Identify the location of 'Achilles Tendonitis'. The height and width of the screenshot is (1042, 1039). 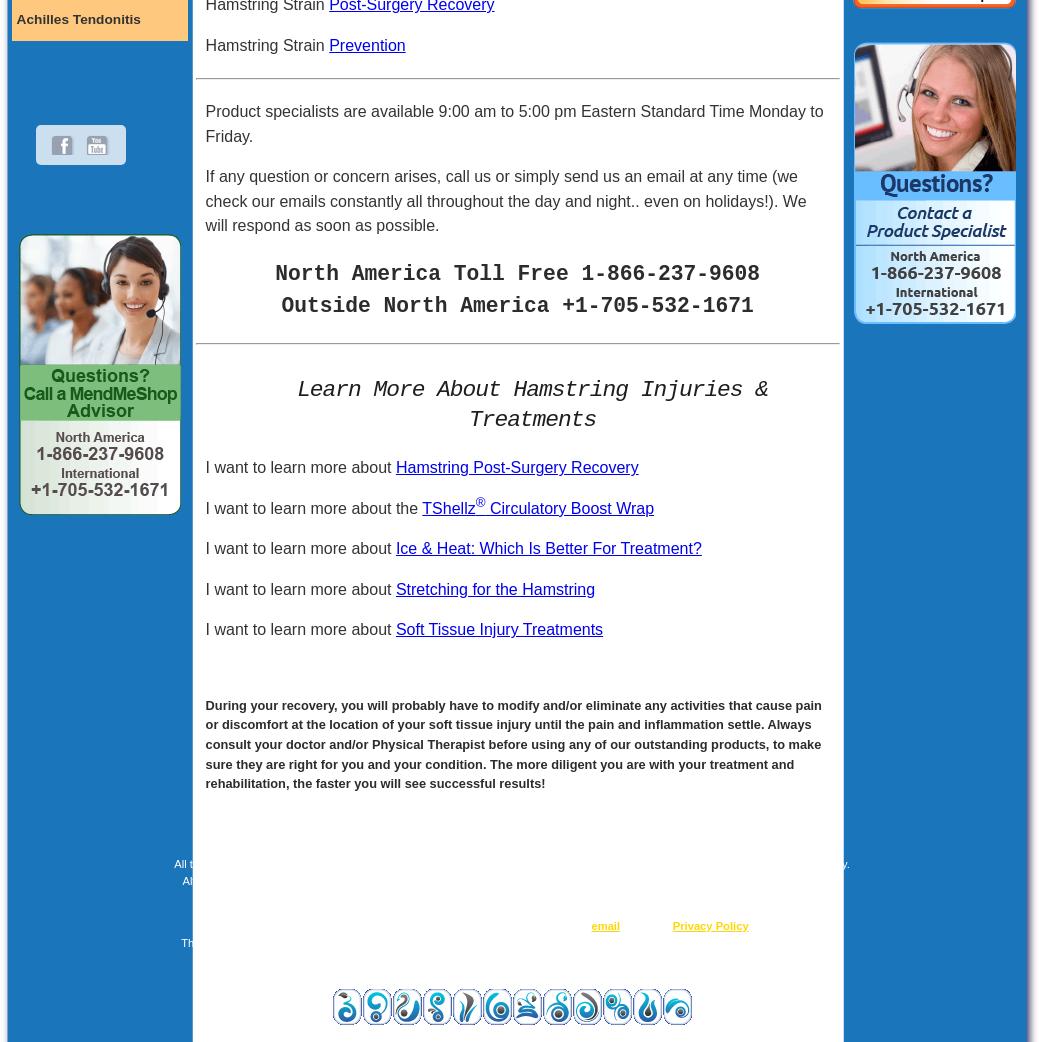
(77, 17).